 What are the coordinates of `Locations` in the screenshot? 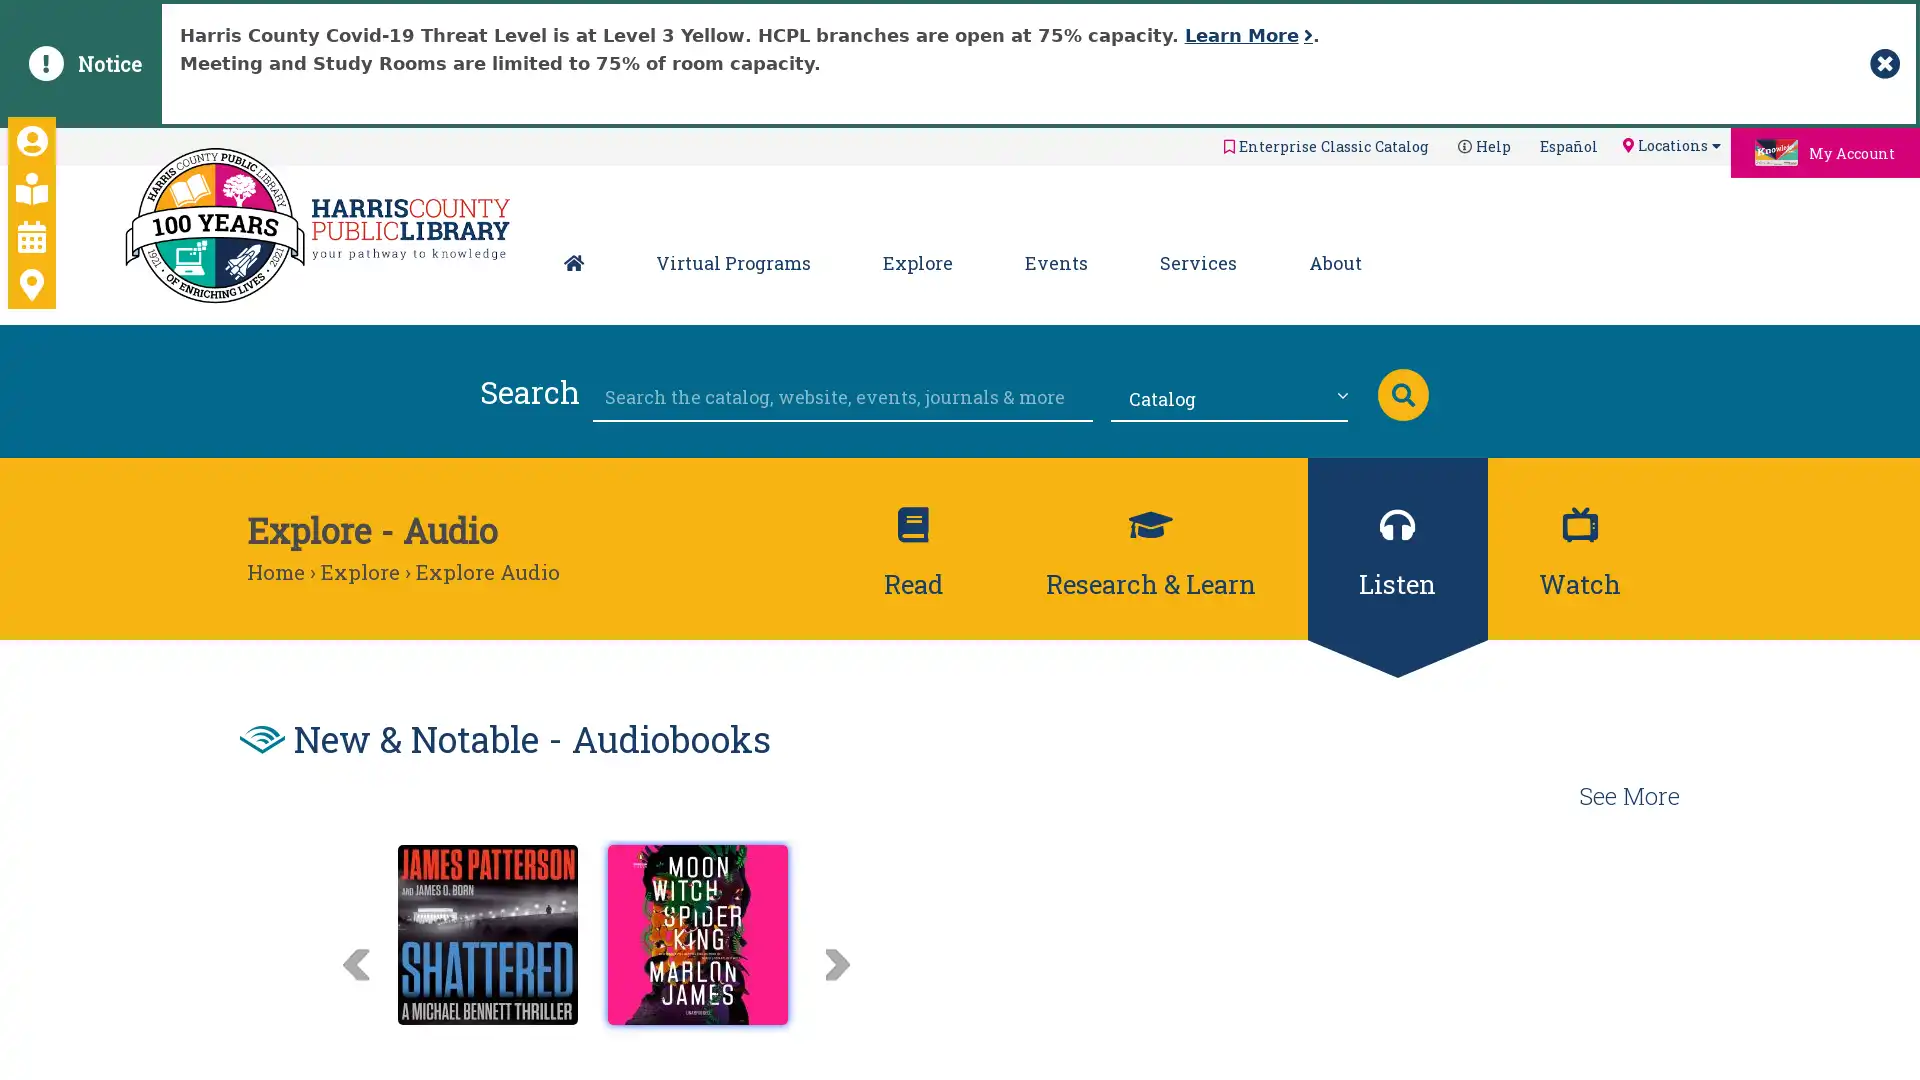 It's located at (1670, 144).